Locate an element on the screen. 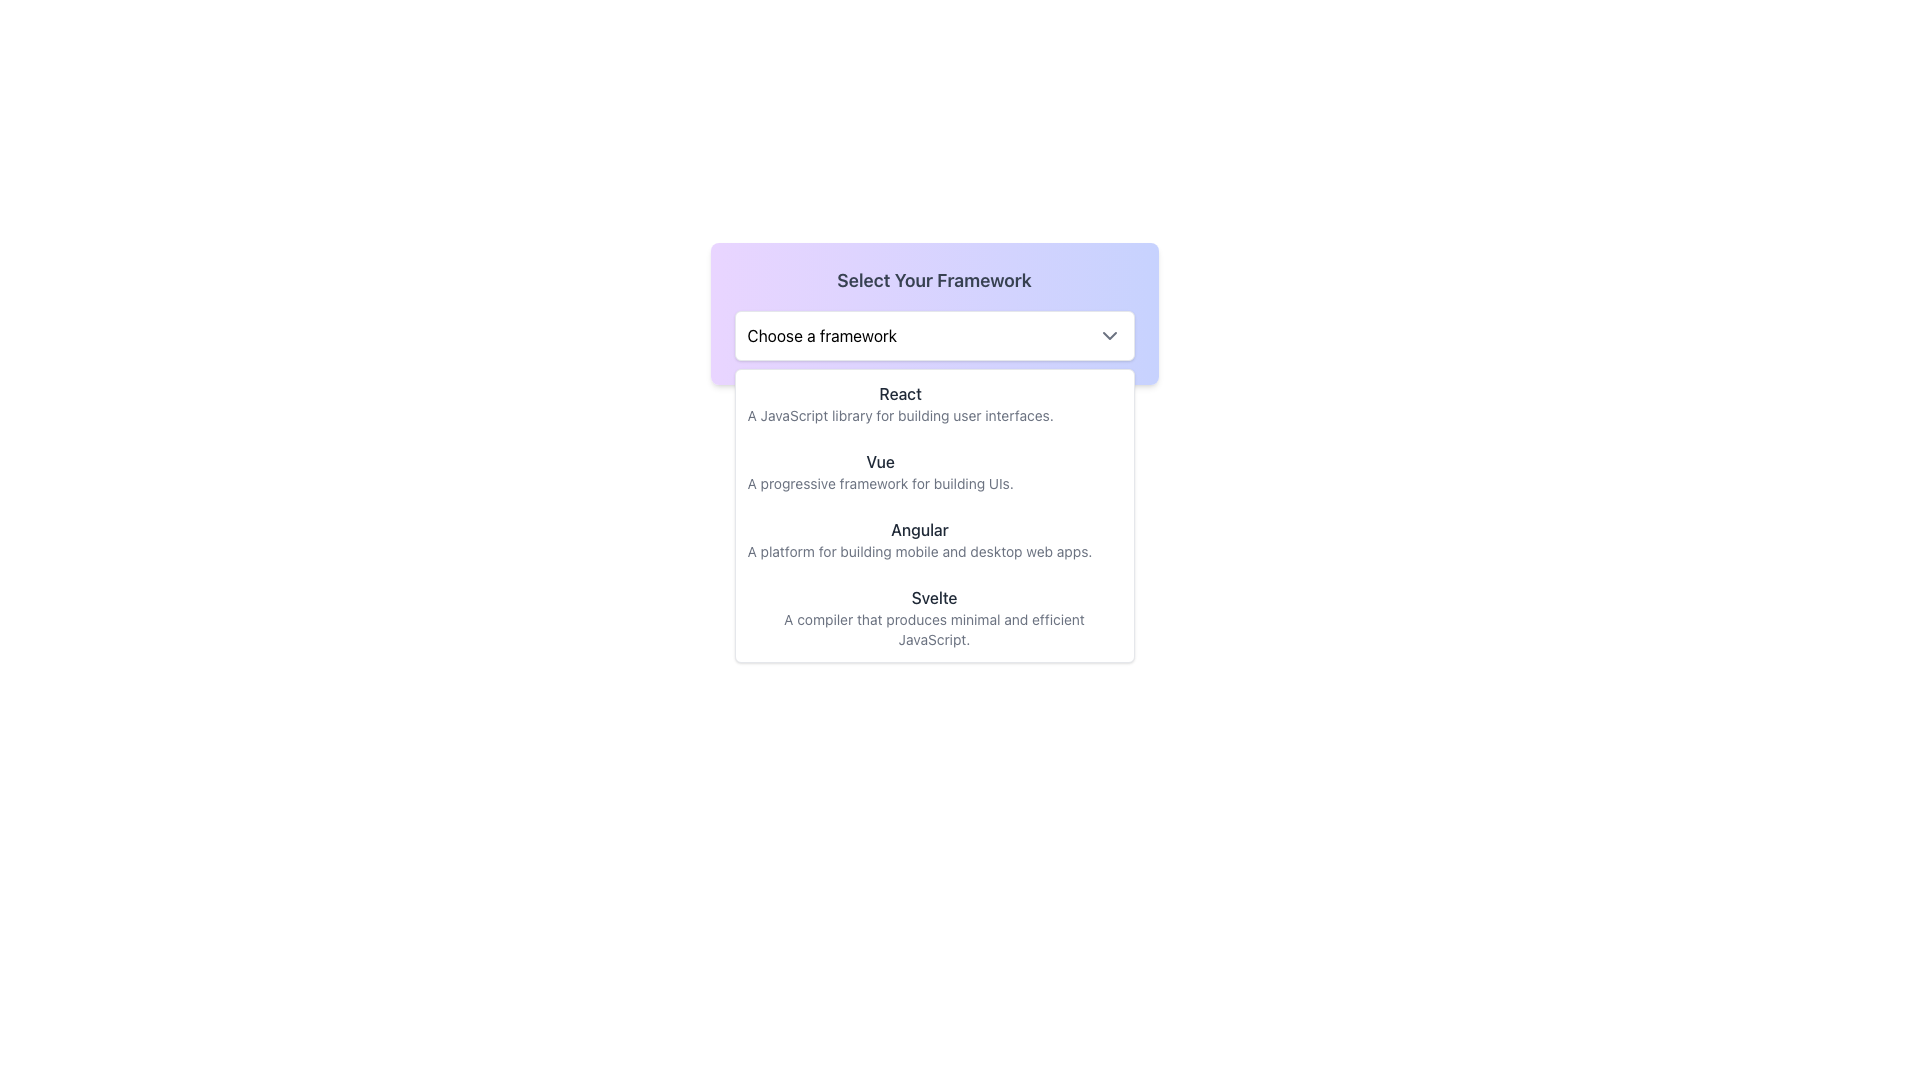 Image resolution: width=1920 pixels, height=1080 pixels. the fourth entry in the dropdown menu that displays 'Svelte' as the bold text and 'A compiler that produces minimal and efficient JavaScript.' as the subdued description is located at coordinates (933, 616).